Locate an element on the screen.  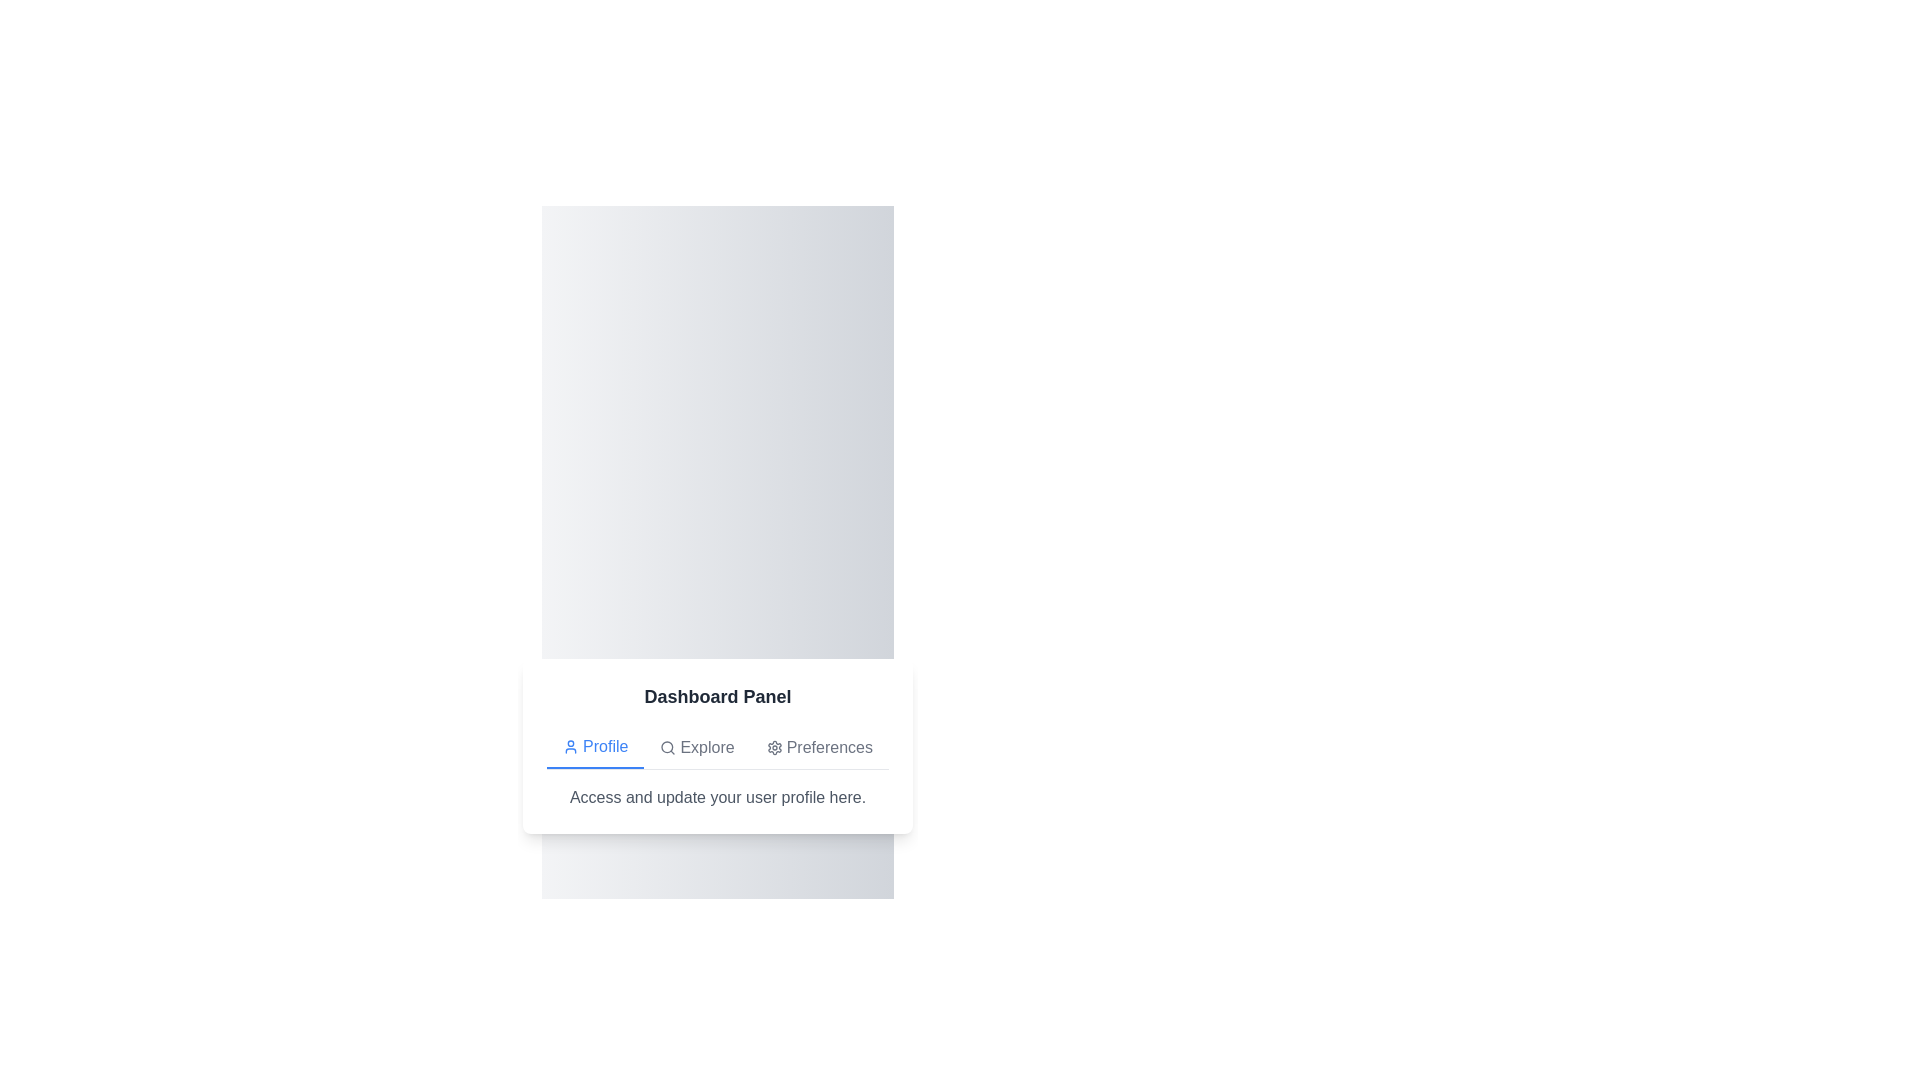
the magnifying glass icon, which is the first visual indicator associated with the 'Explore' option, located to the left of the text 'Explore' is located at coordinates (668, 747).